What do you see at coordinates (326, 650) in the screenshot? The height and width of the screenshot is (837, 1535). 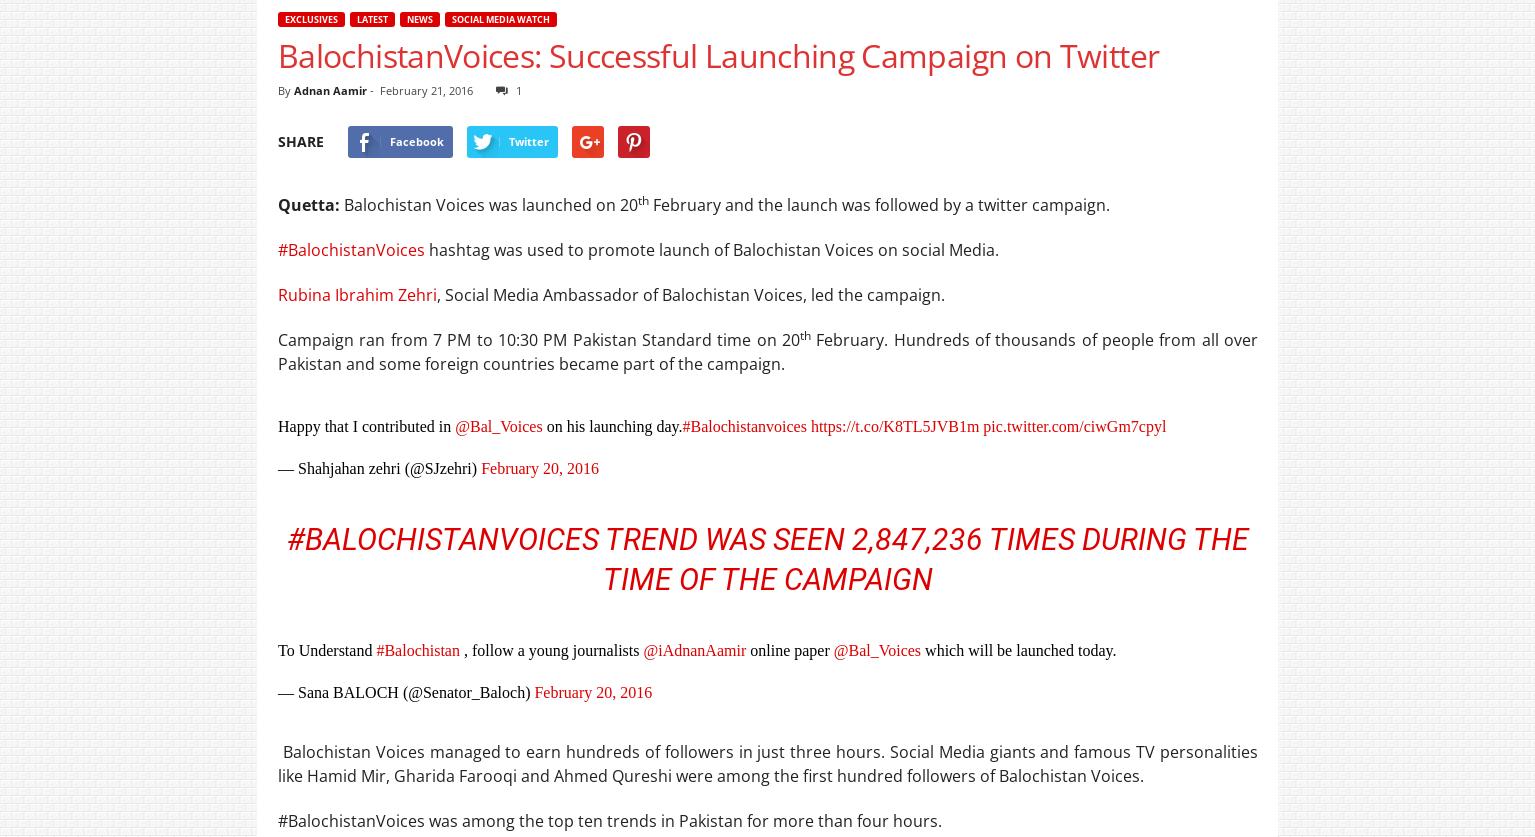 I see `'To Understand'` at bounding box center [326, 650].